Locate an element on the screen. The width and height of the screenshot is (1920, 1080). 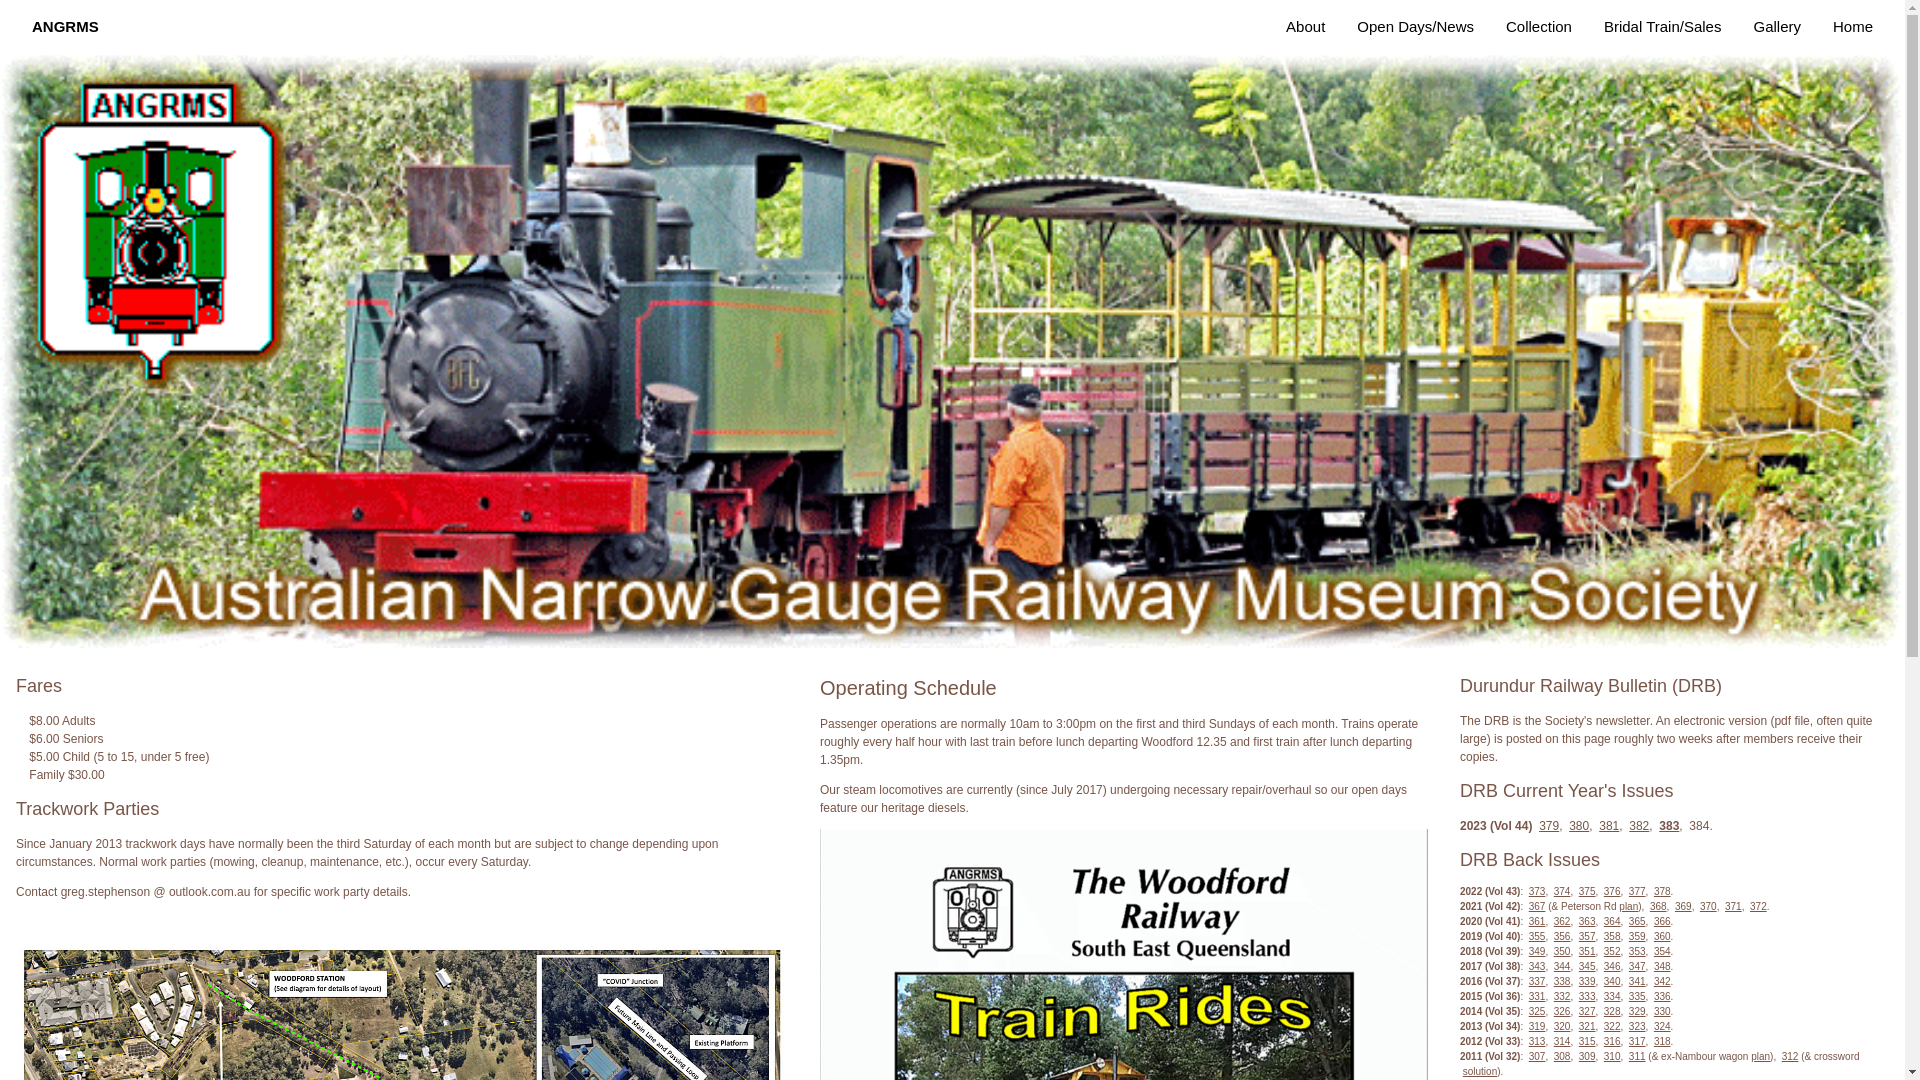
'368' is located at coordinates (1658, 906).